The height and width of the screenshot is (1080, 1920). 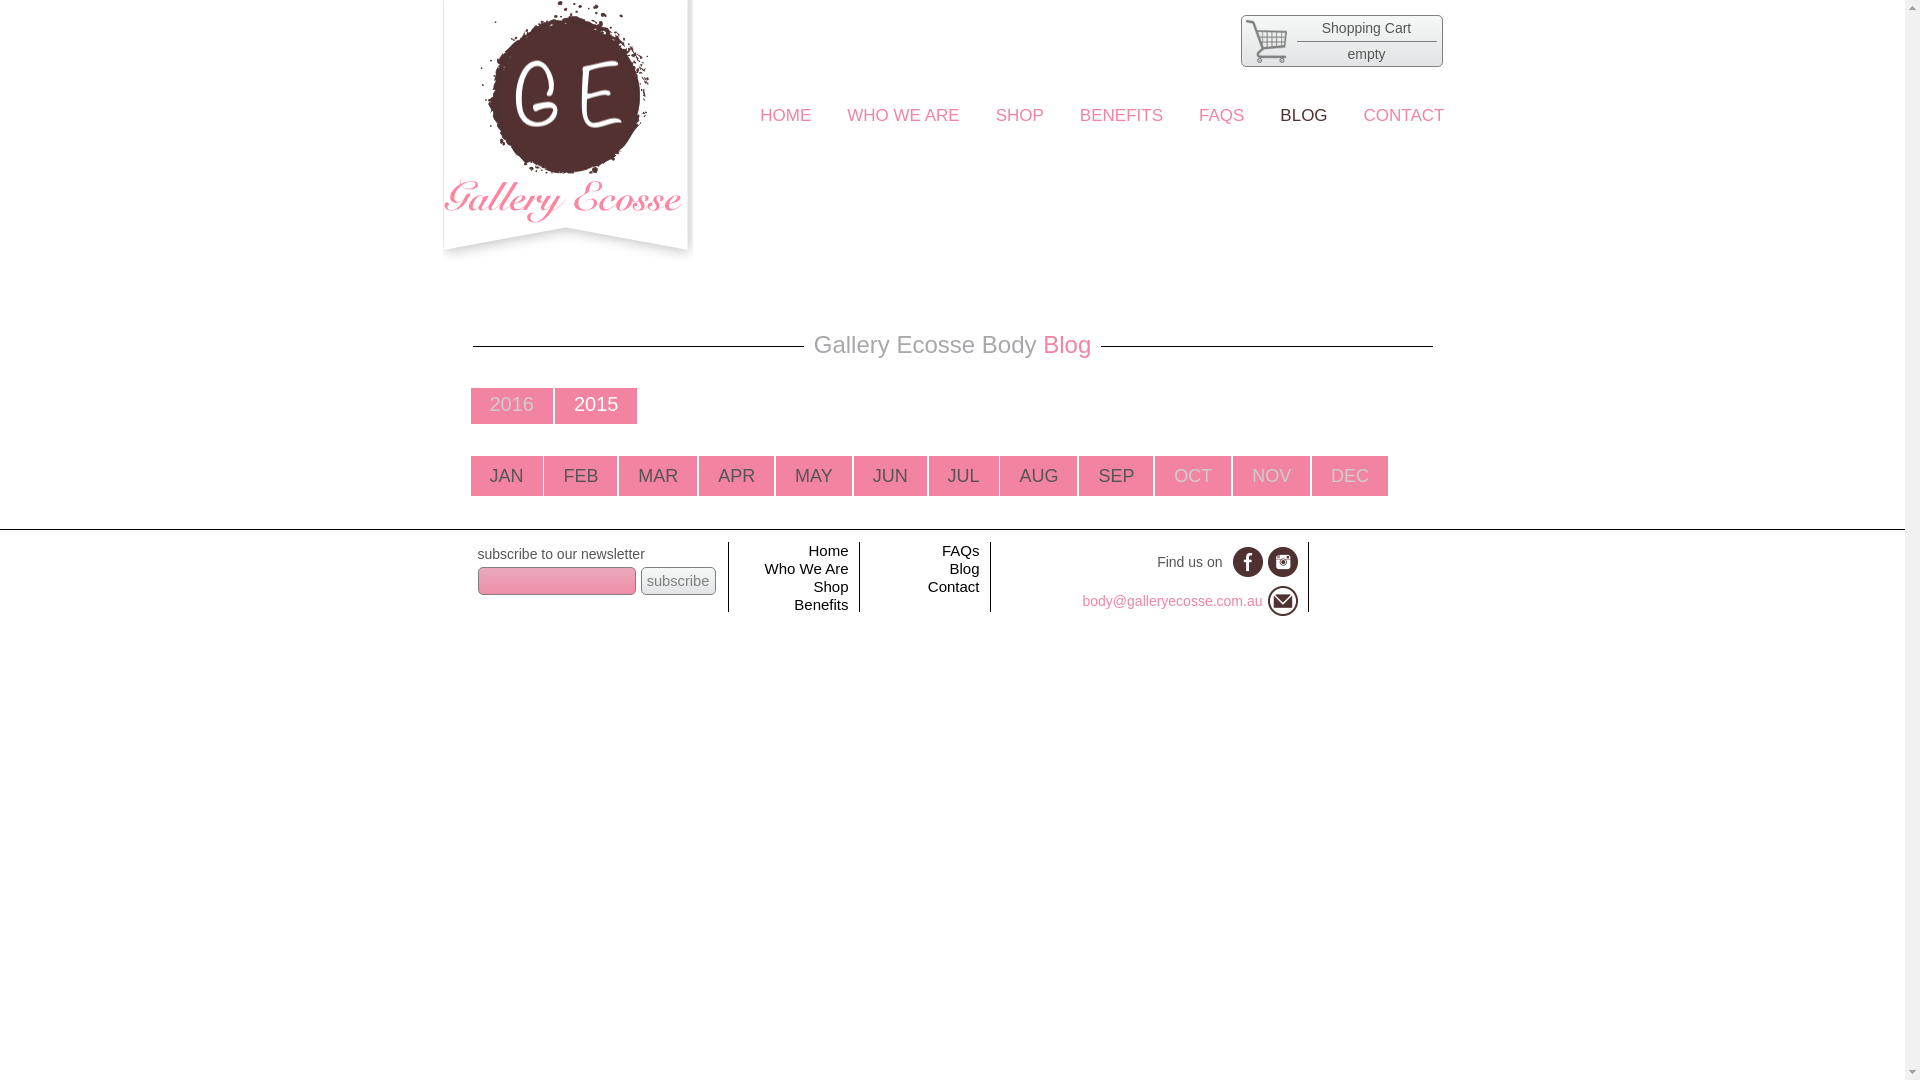 I want to click on 'NOV', so click(x=1270, y=475).